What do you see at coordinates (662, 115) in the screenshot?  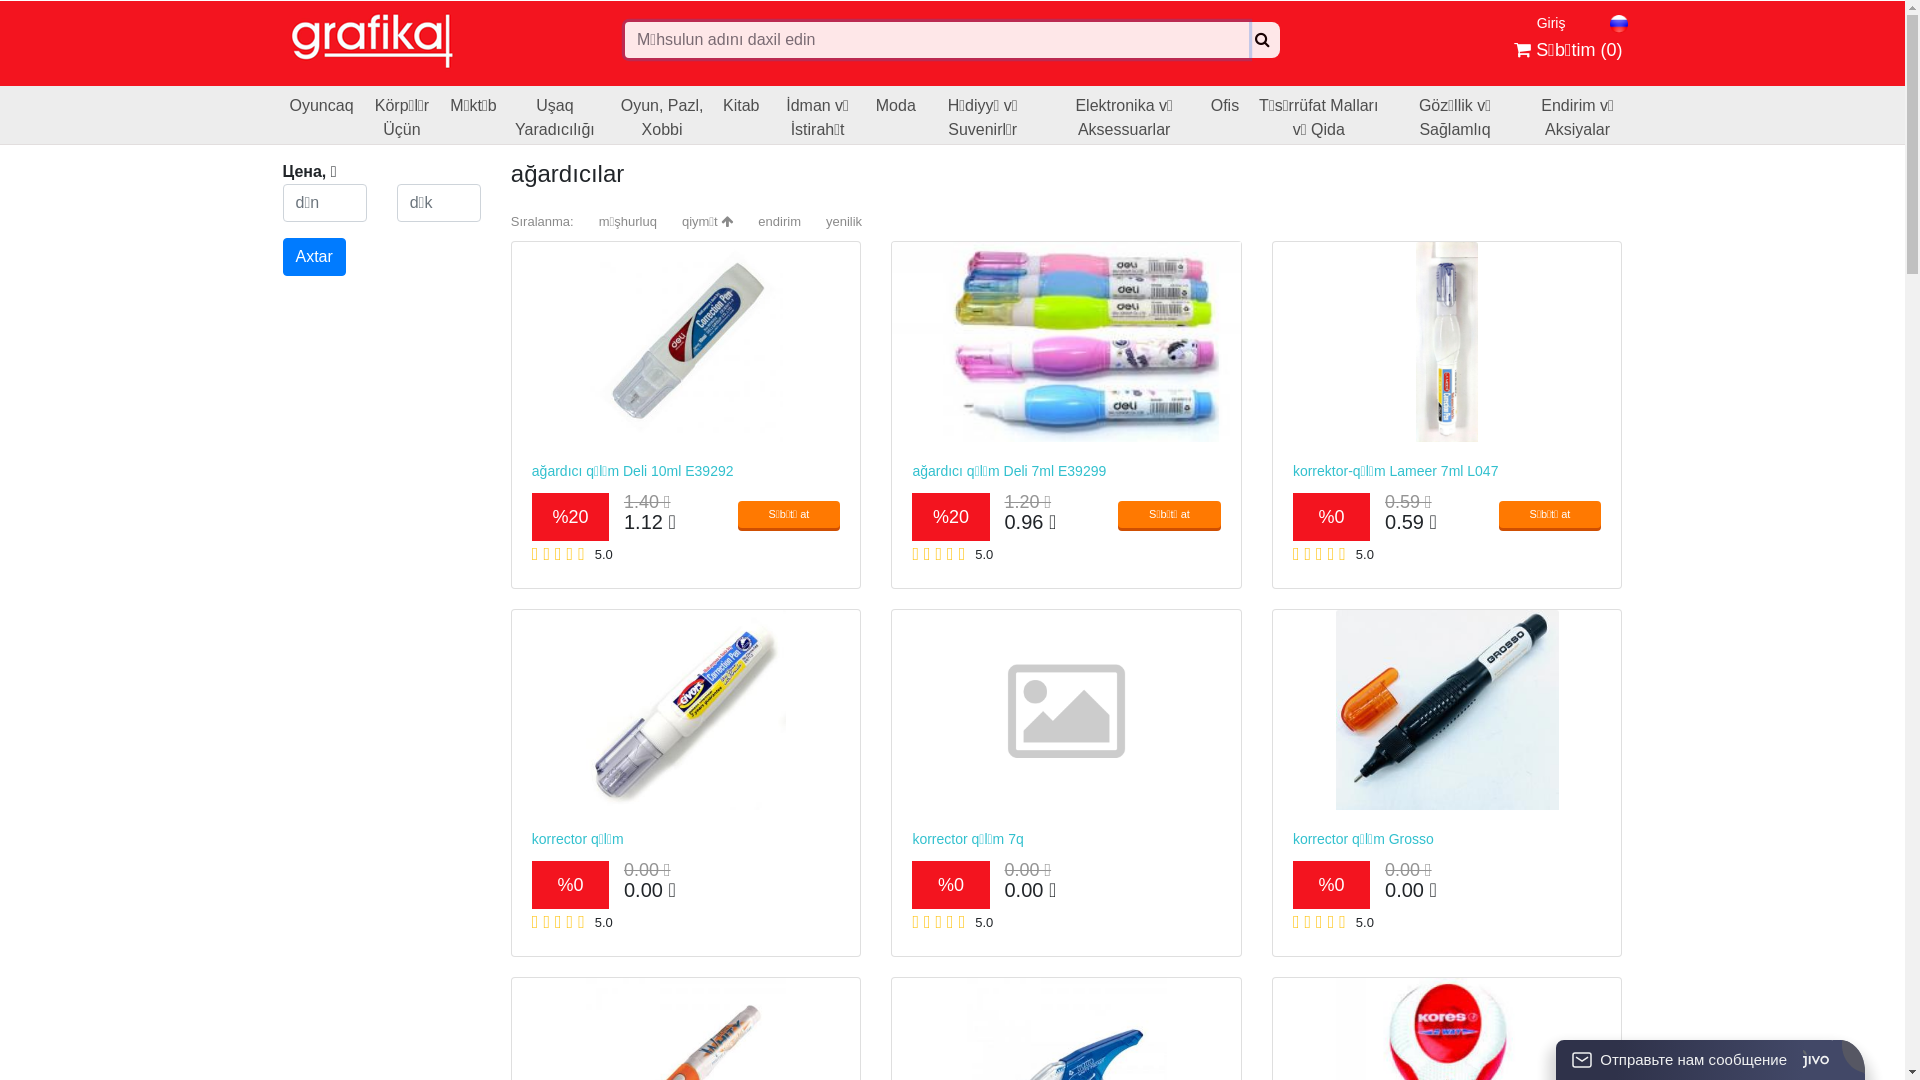 I see `'Oyun, Pazl, Xobbi'` at bounding box center [662, 115].